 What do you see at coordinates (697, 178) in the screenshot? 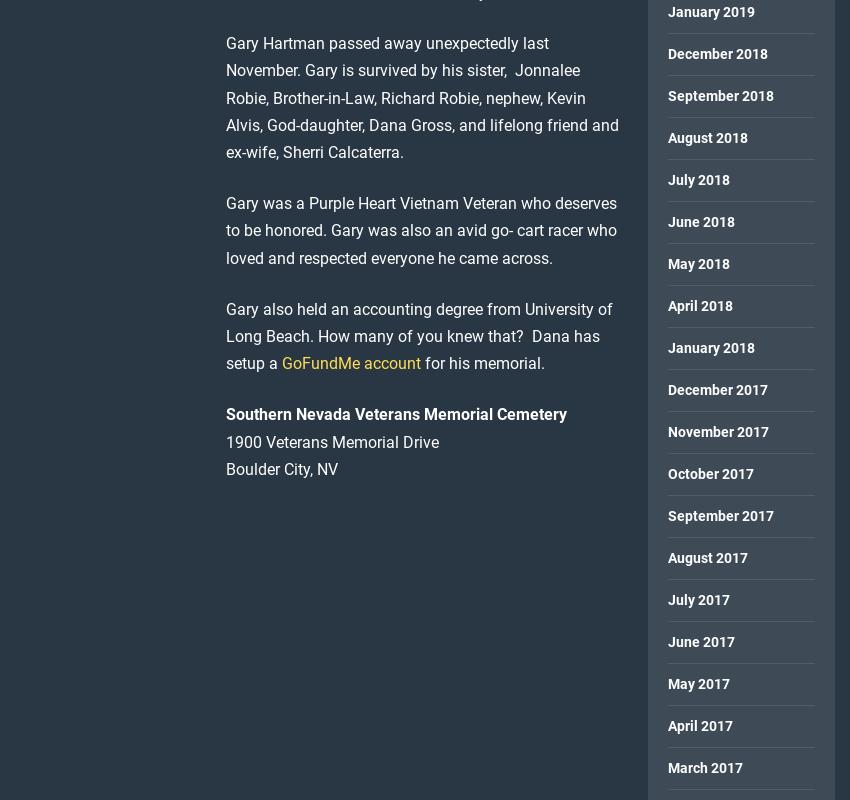
I see `'July 2018'` at bounding box center [697, 178].